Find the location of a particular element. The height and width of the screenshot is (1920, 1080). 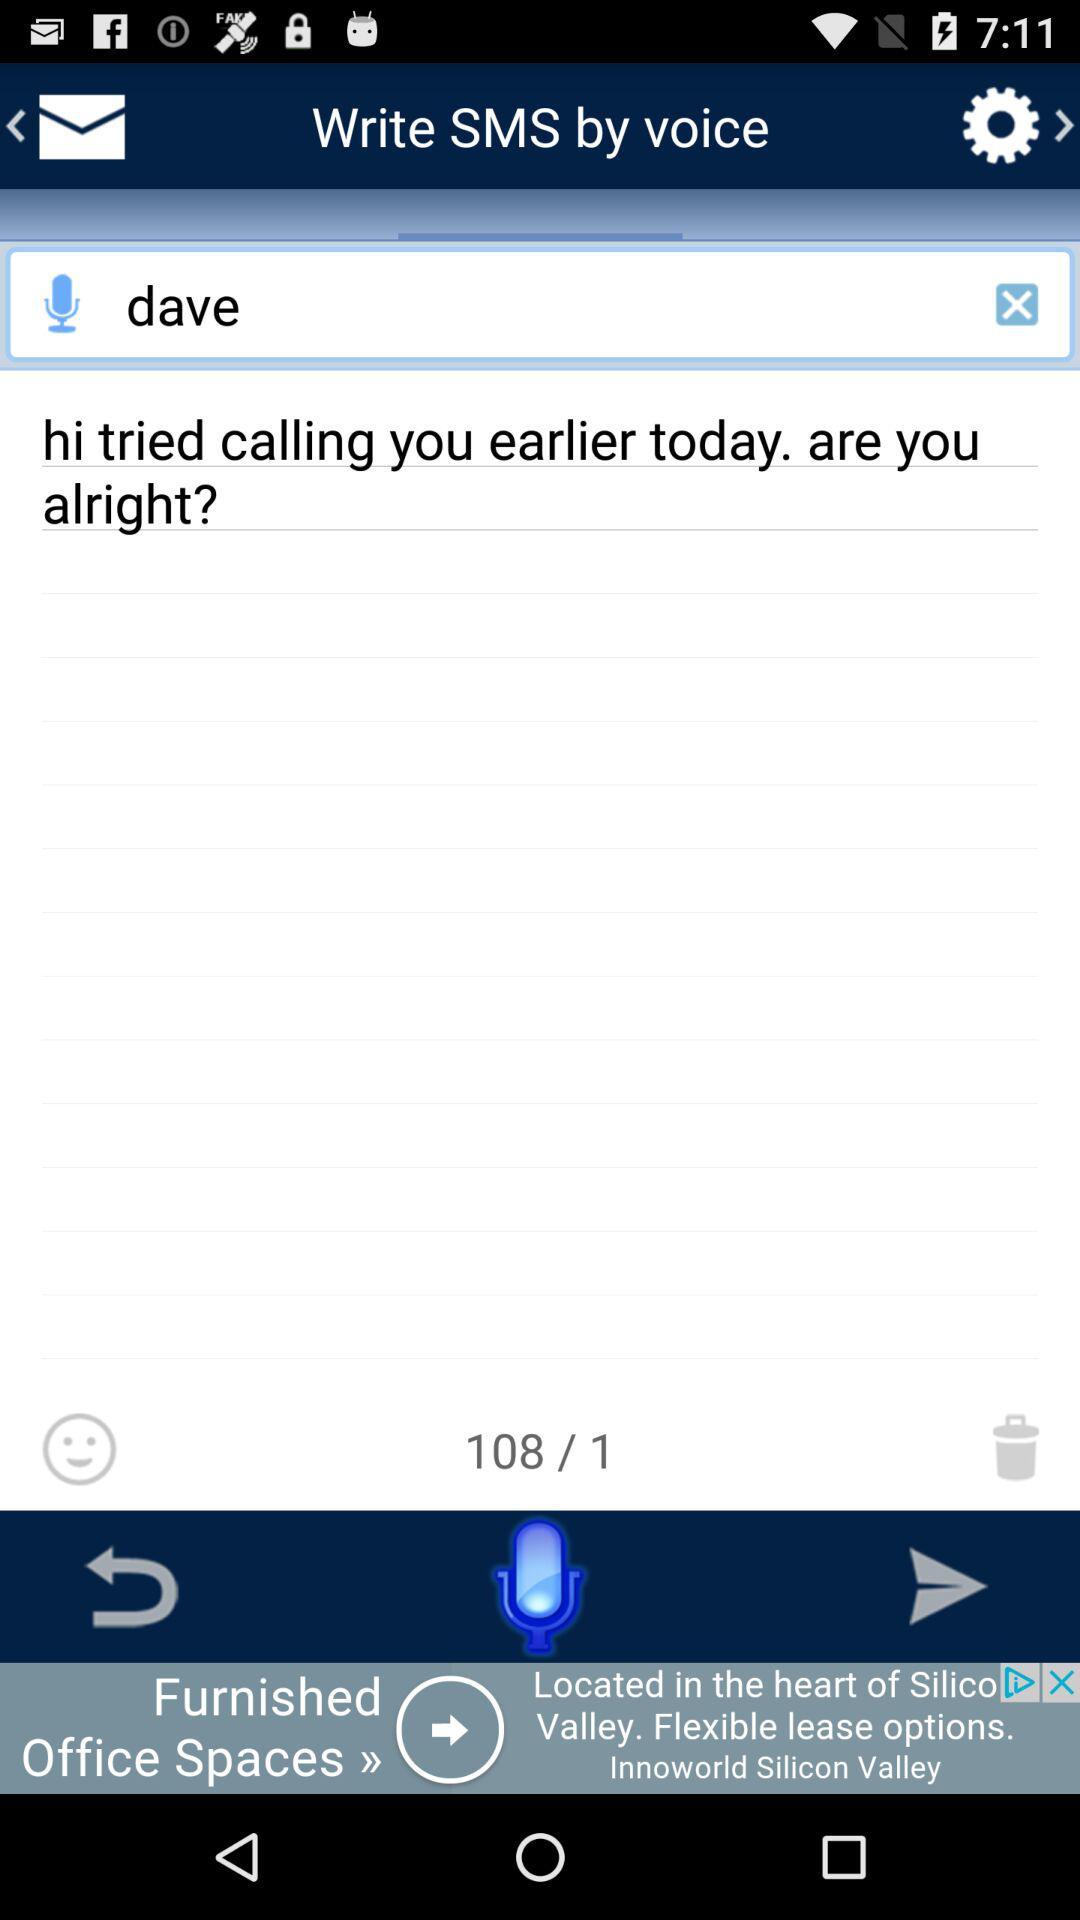

go forward is located at coordinates (947, 1585).